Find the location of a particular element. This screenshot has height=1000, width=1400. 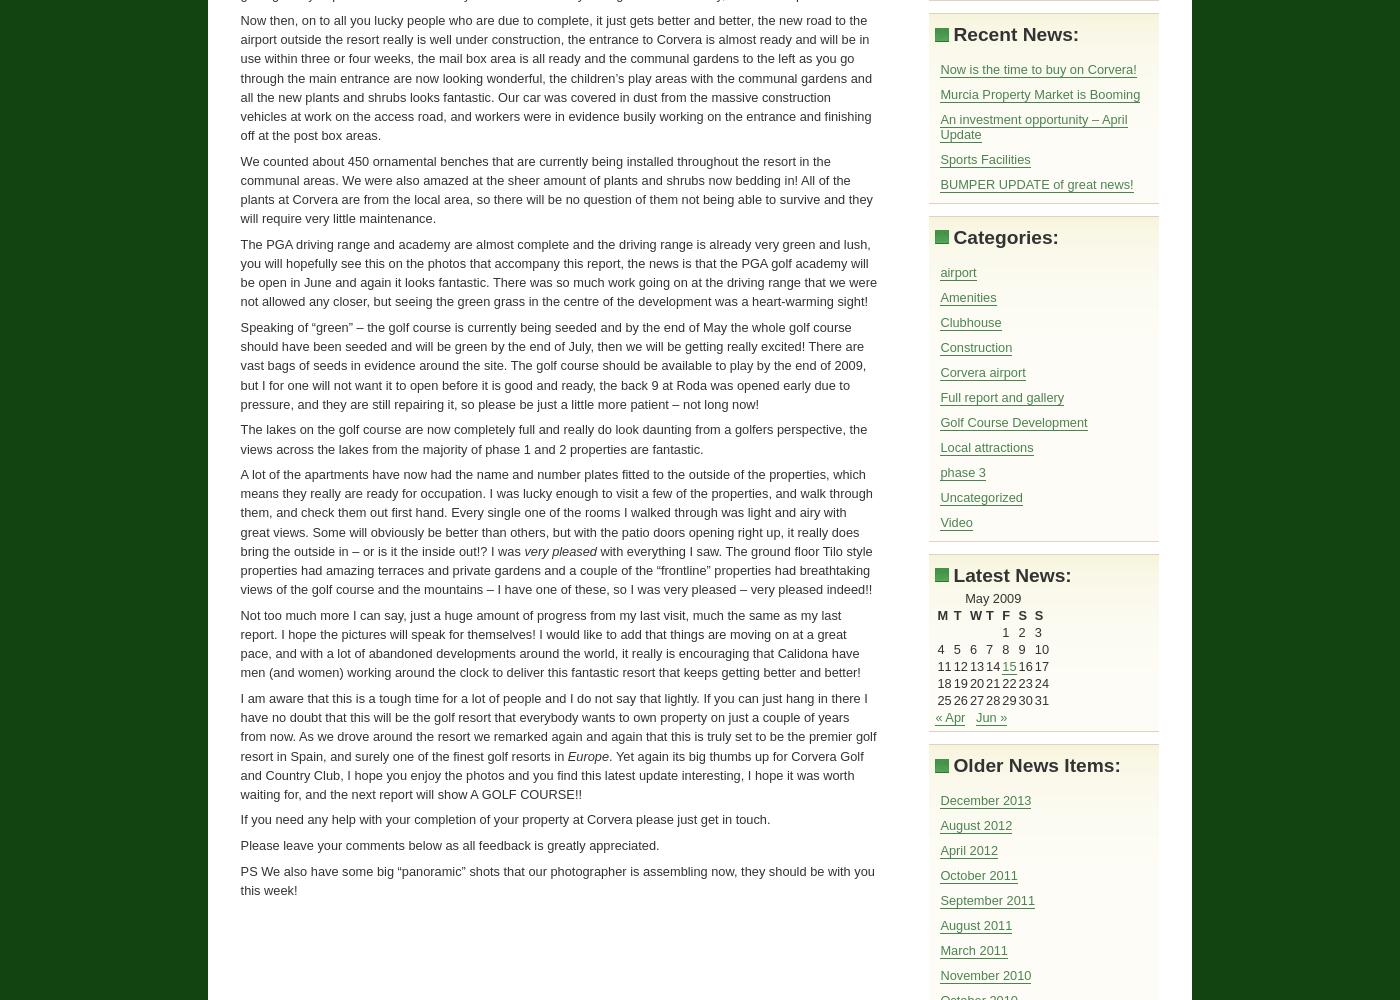

'20' is located at coordinates (976, 683).